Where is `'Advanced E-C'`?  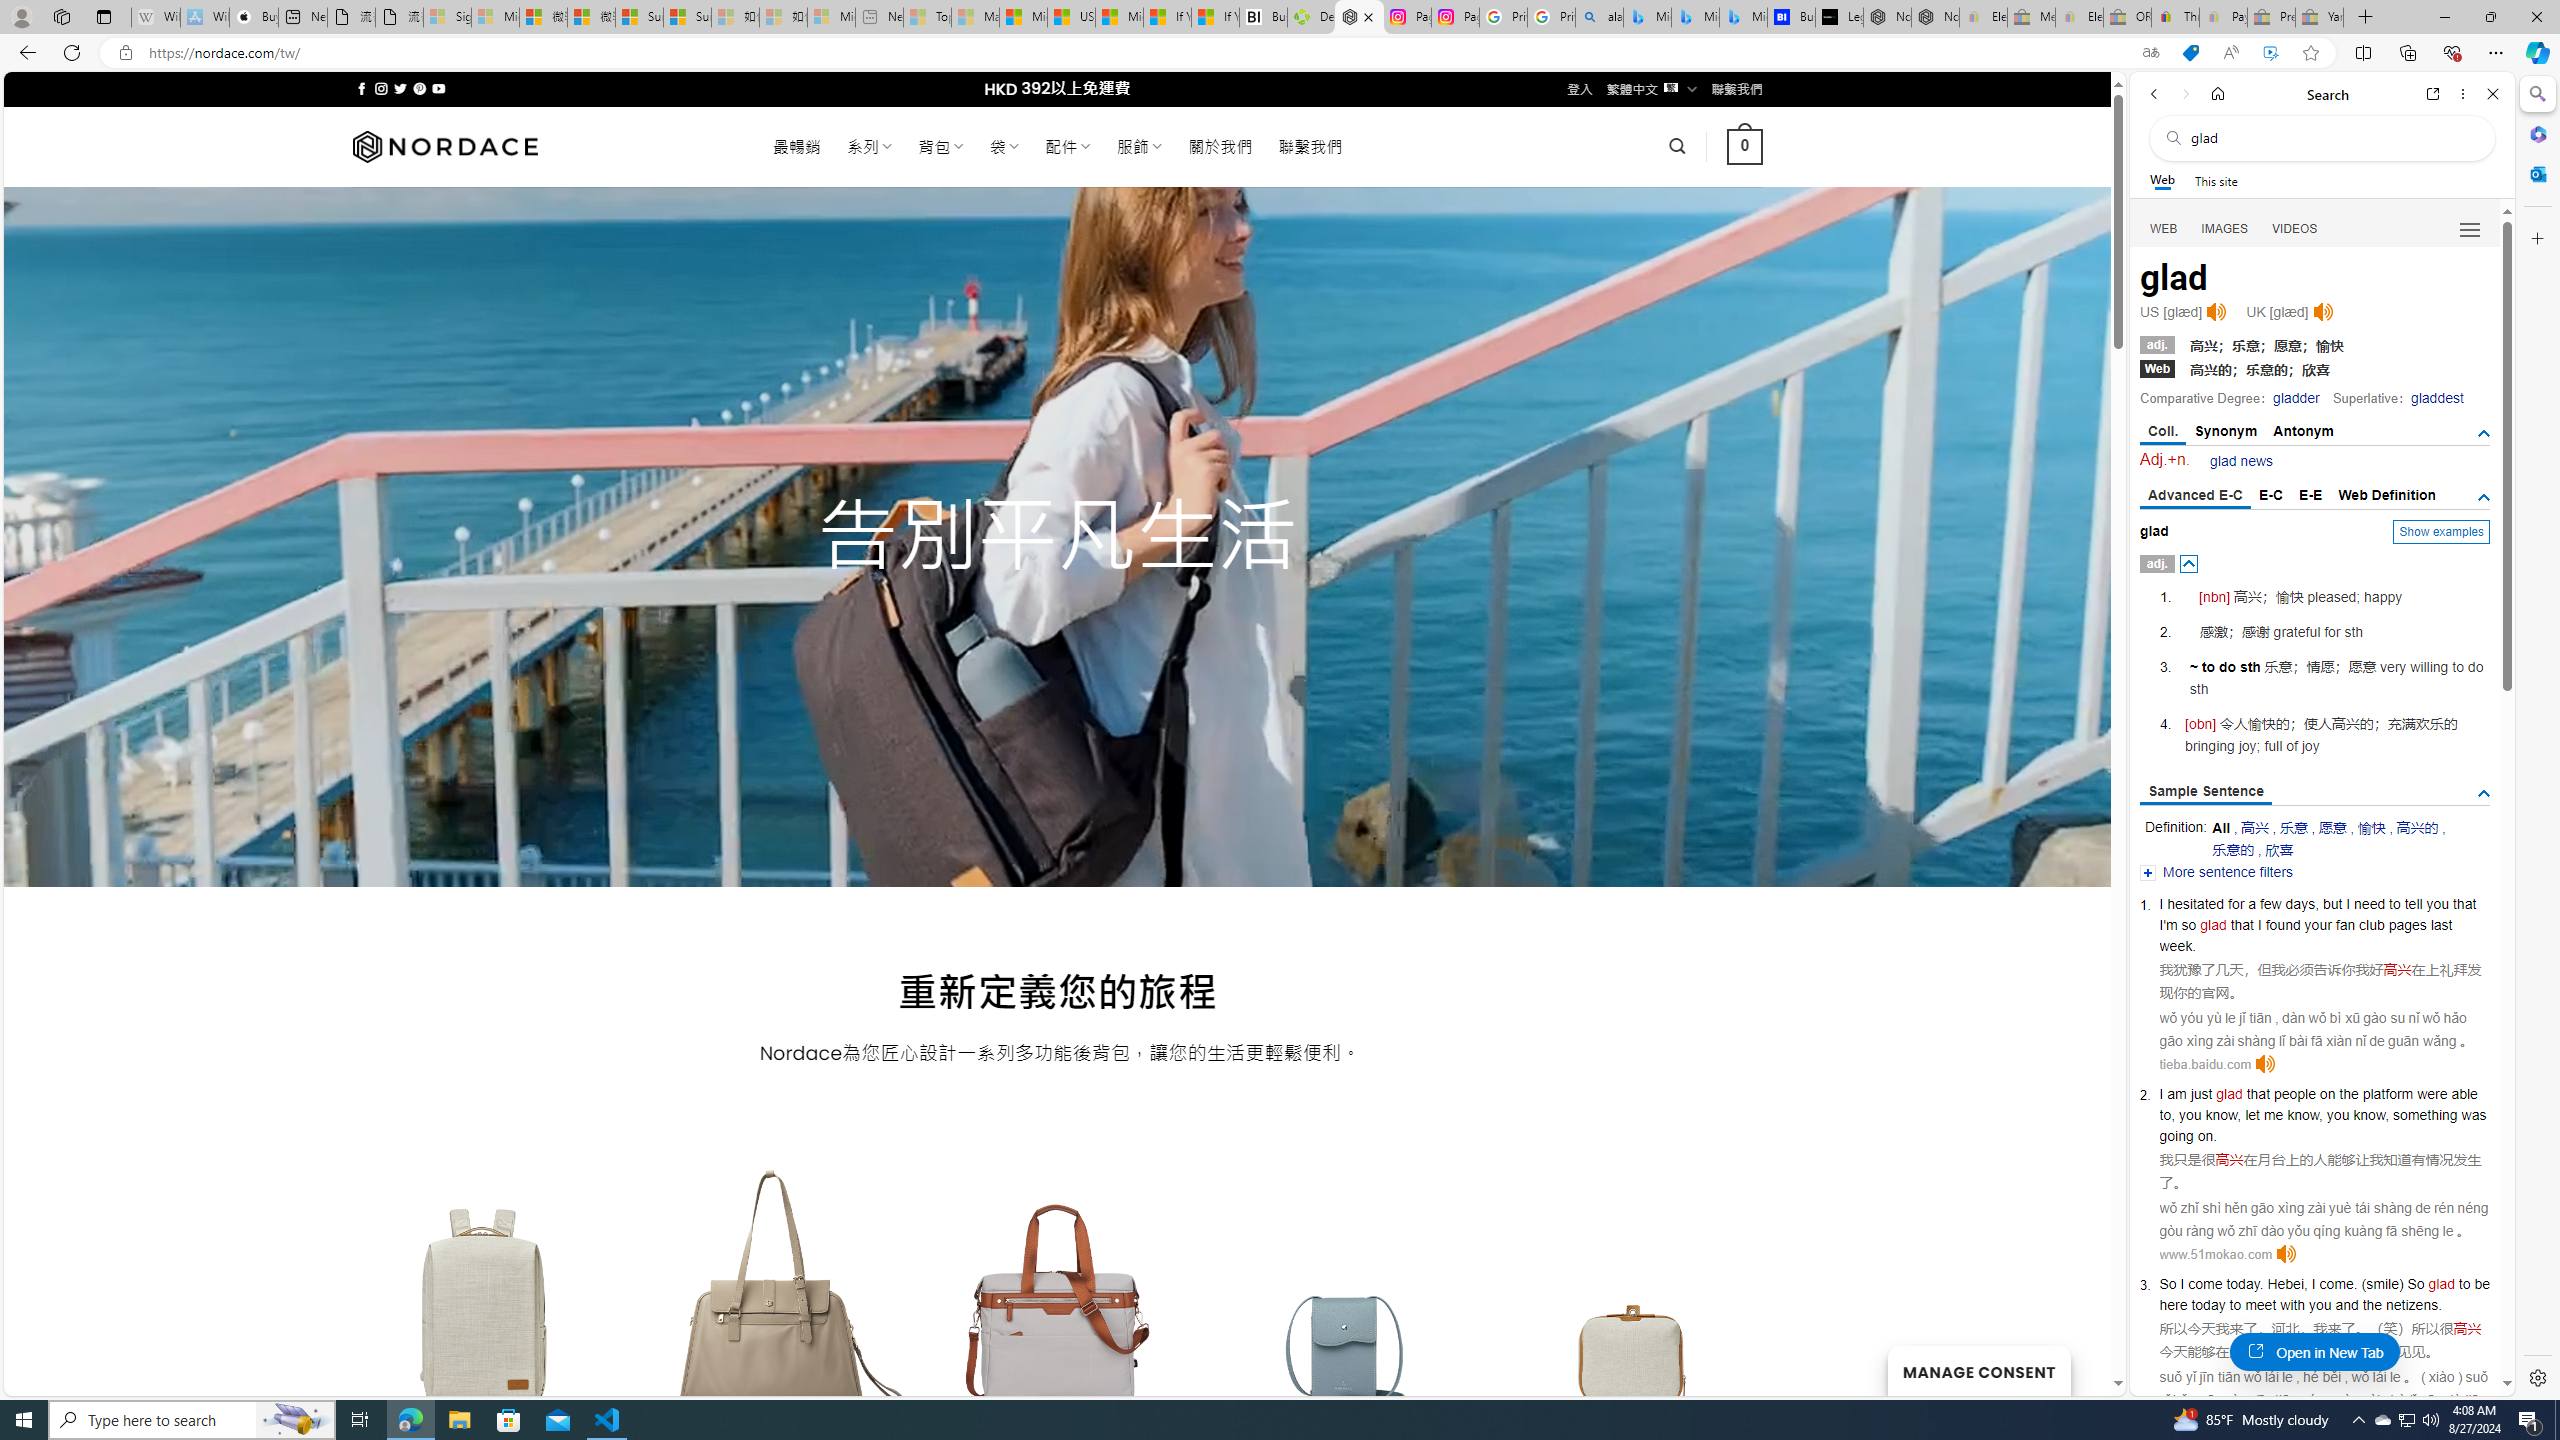 'Advanced E-C' is located at coordinates (2194, 495).